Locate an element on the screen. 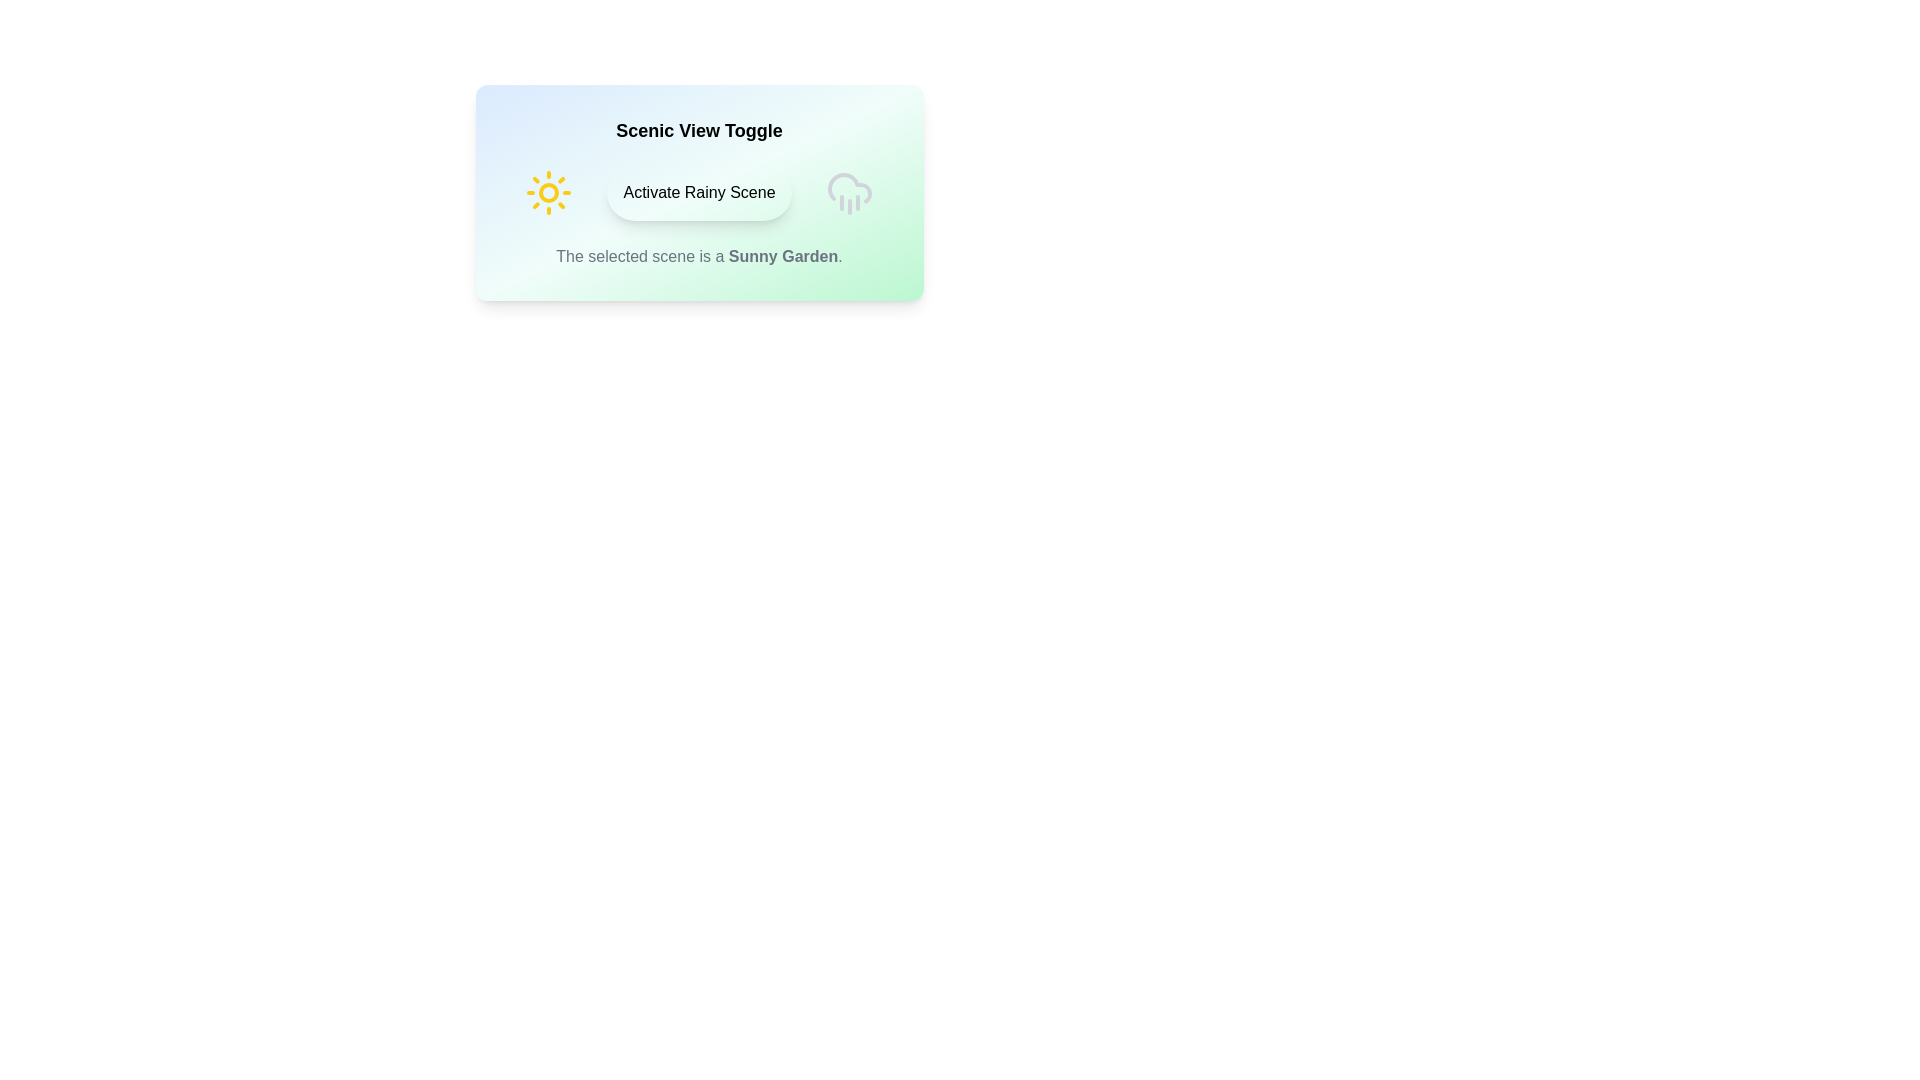 This screenshot has height=1080, width=1920. button in the center of the component to toggle the scenic view is located at coordinates (699, 192).